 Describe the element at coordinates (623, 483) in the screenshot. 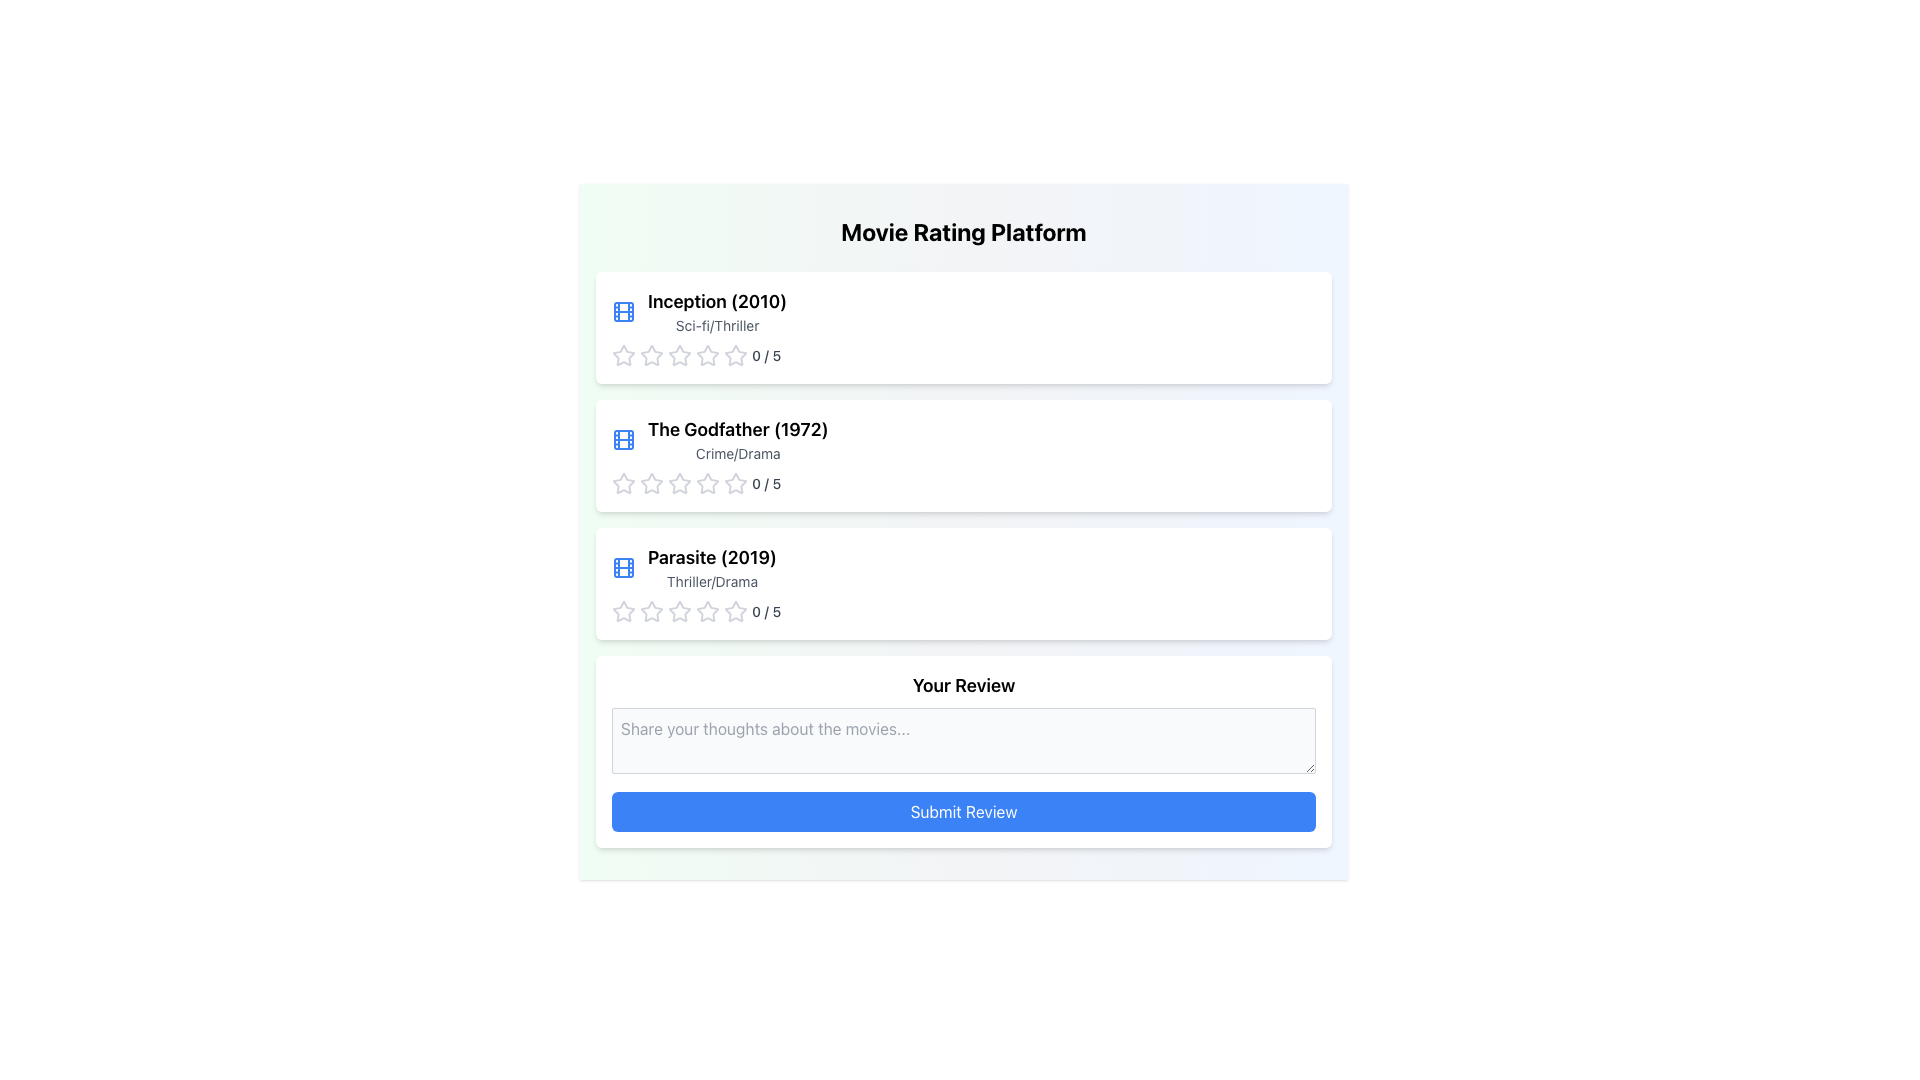

I see `the first rating star for the movie 'The Godfather (1972)' to rate it one out of five` at that location.